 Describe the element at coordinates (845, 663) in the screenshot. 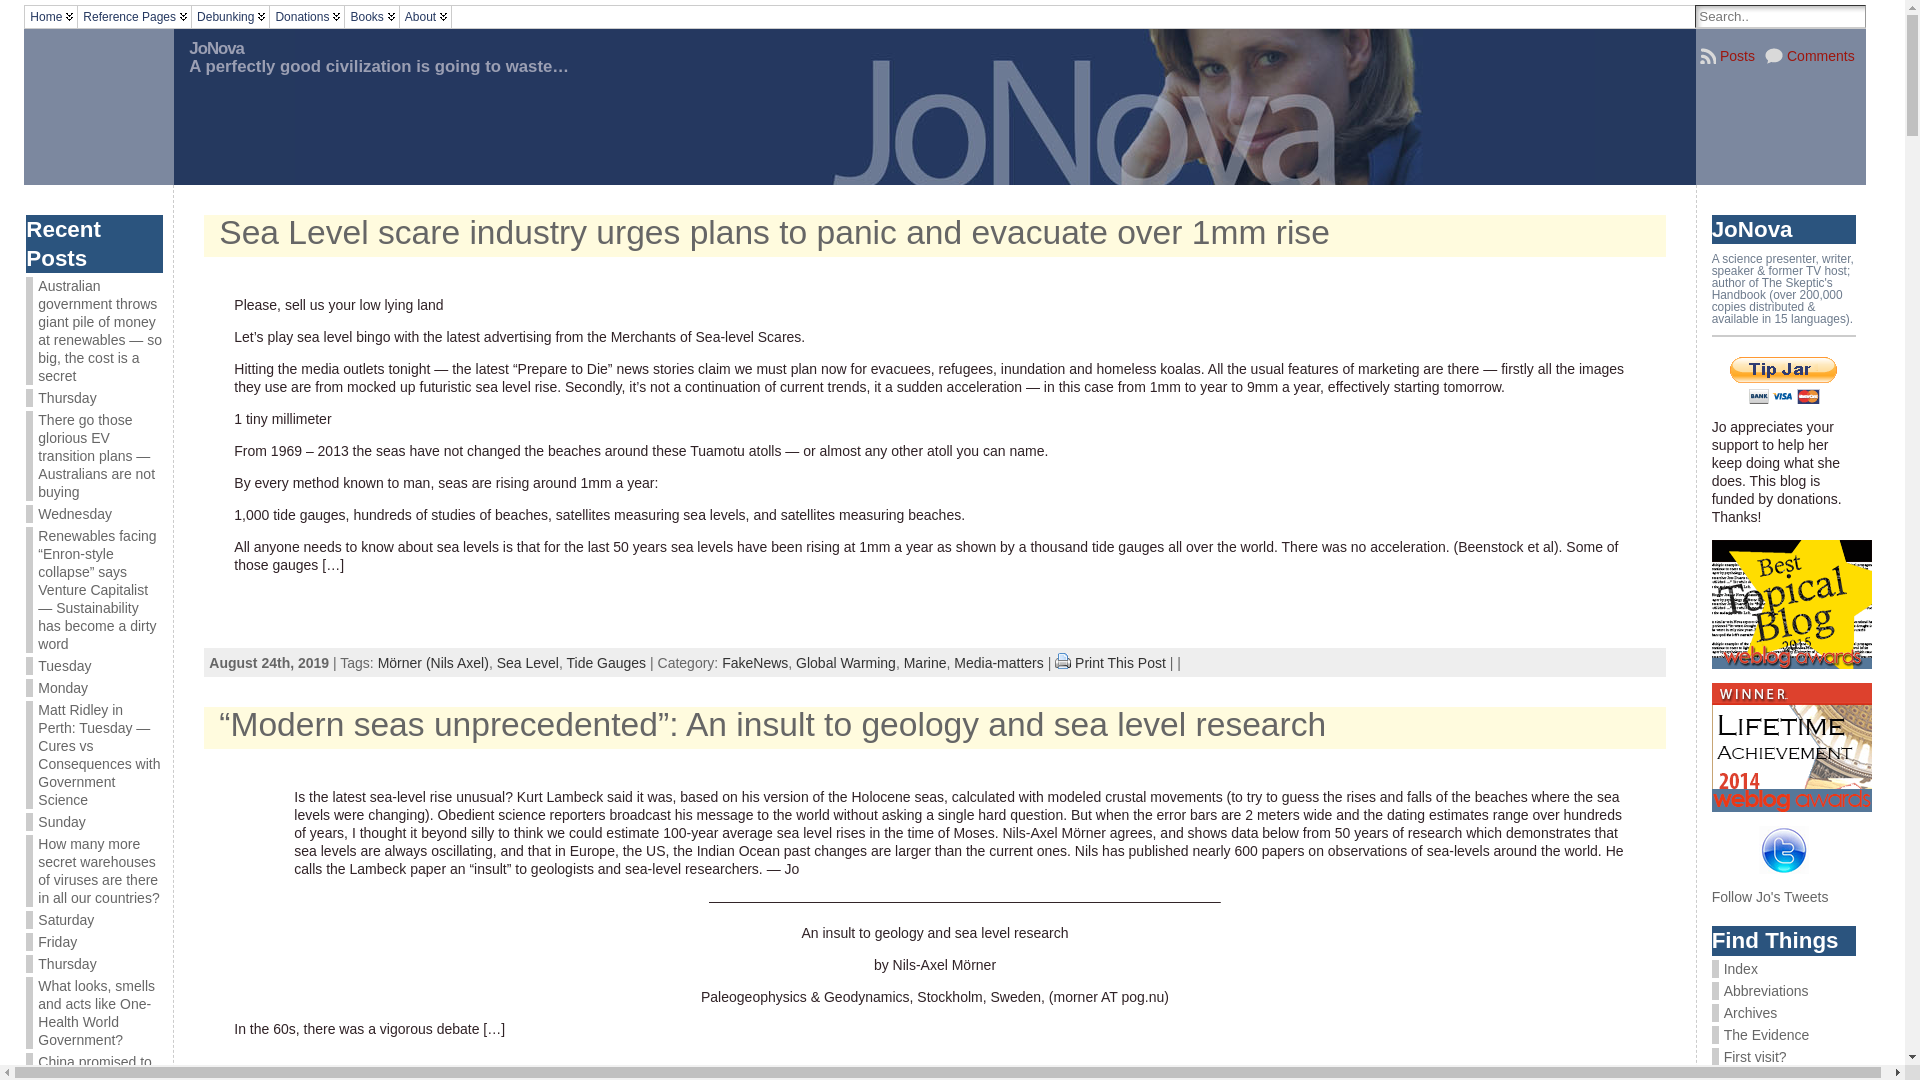

I see `'Global Warming'` at that location.